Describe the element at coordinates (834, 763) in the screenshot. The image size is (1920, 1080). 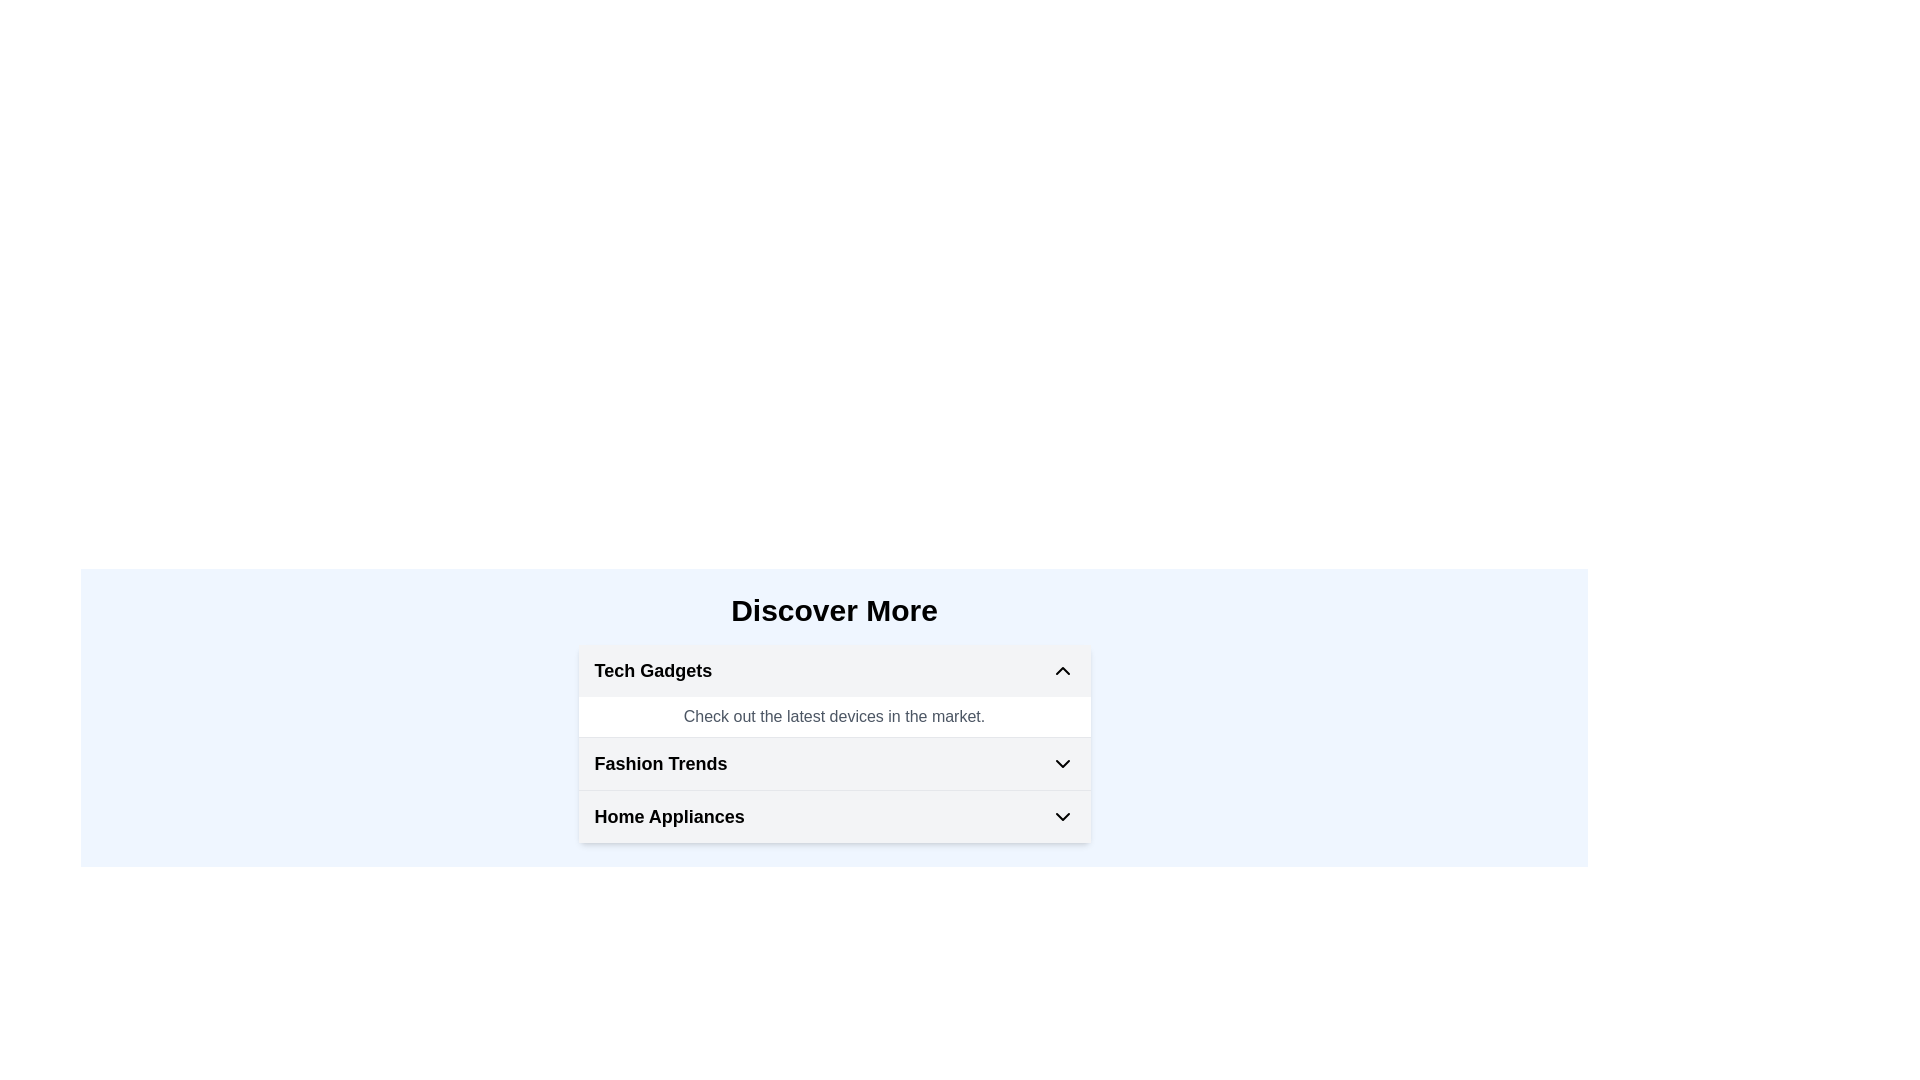
I see `the 'Fashion Trends' interactive list item` at that location.